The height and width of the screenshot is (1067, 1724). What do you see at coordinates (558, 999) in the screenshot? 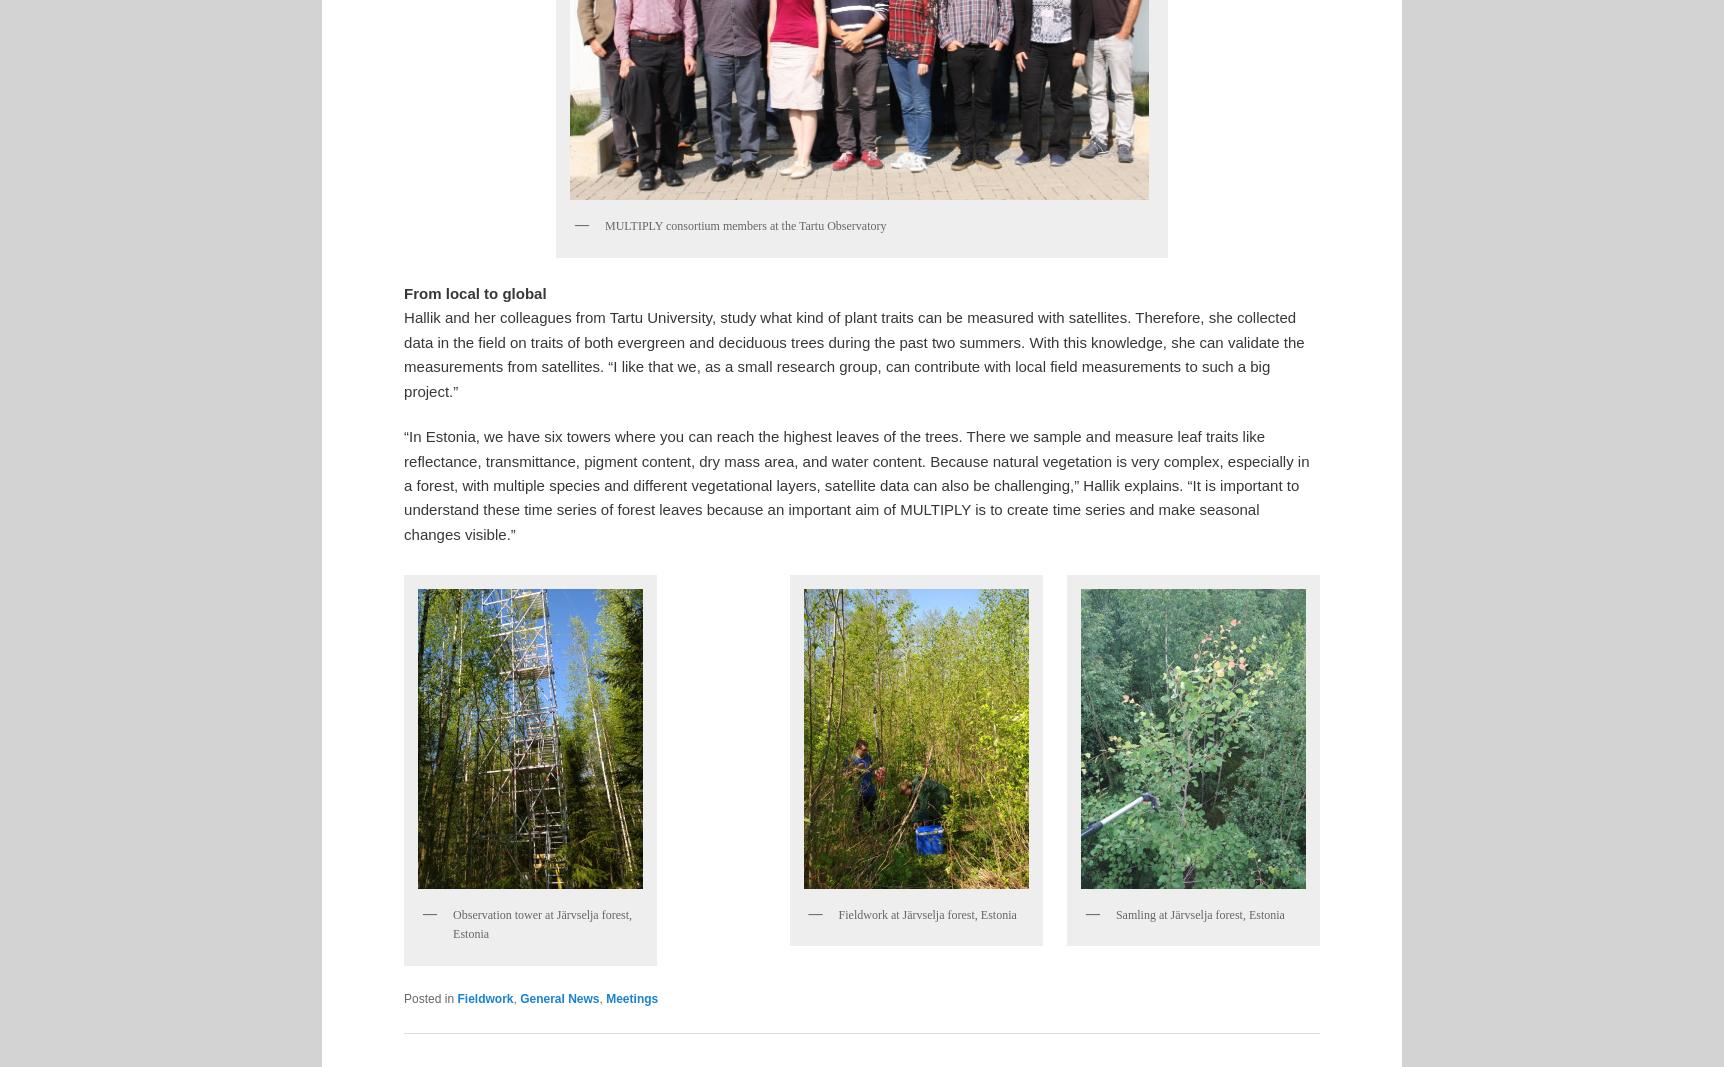
I see `'General News'` at bounding box center [558, 999].